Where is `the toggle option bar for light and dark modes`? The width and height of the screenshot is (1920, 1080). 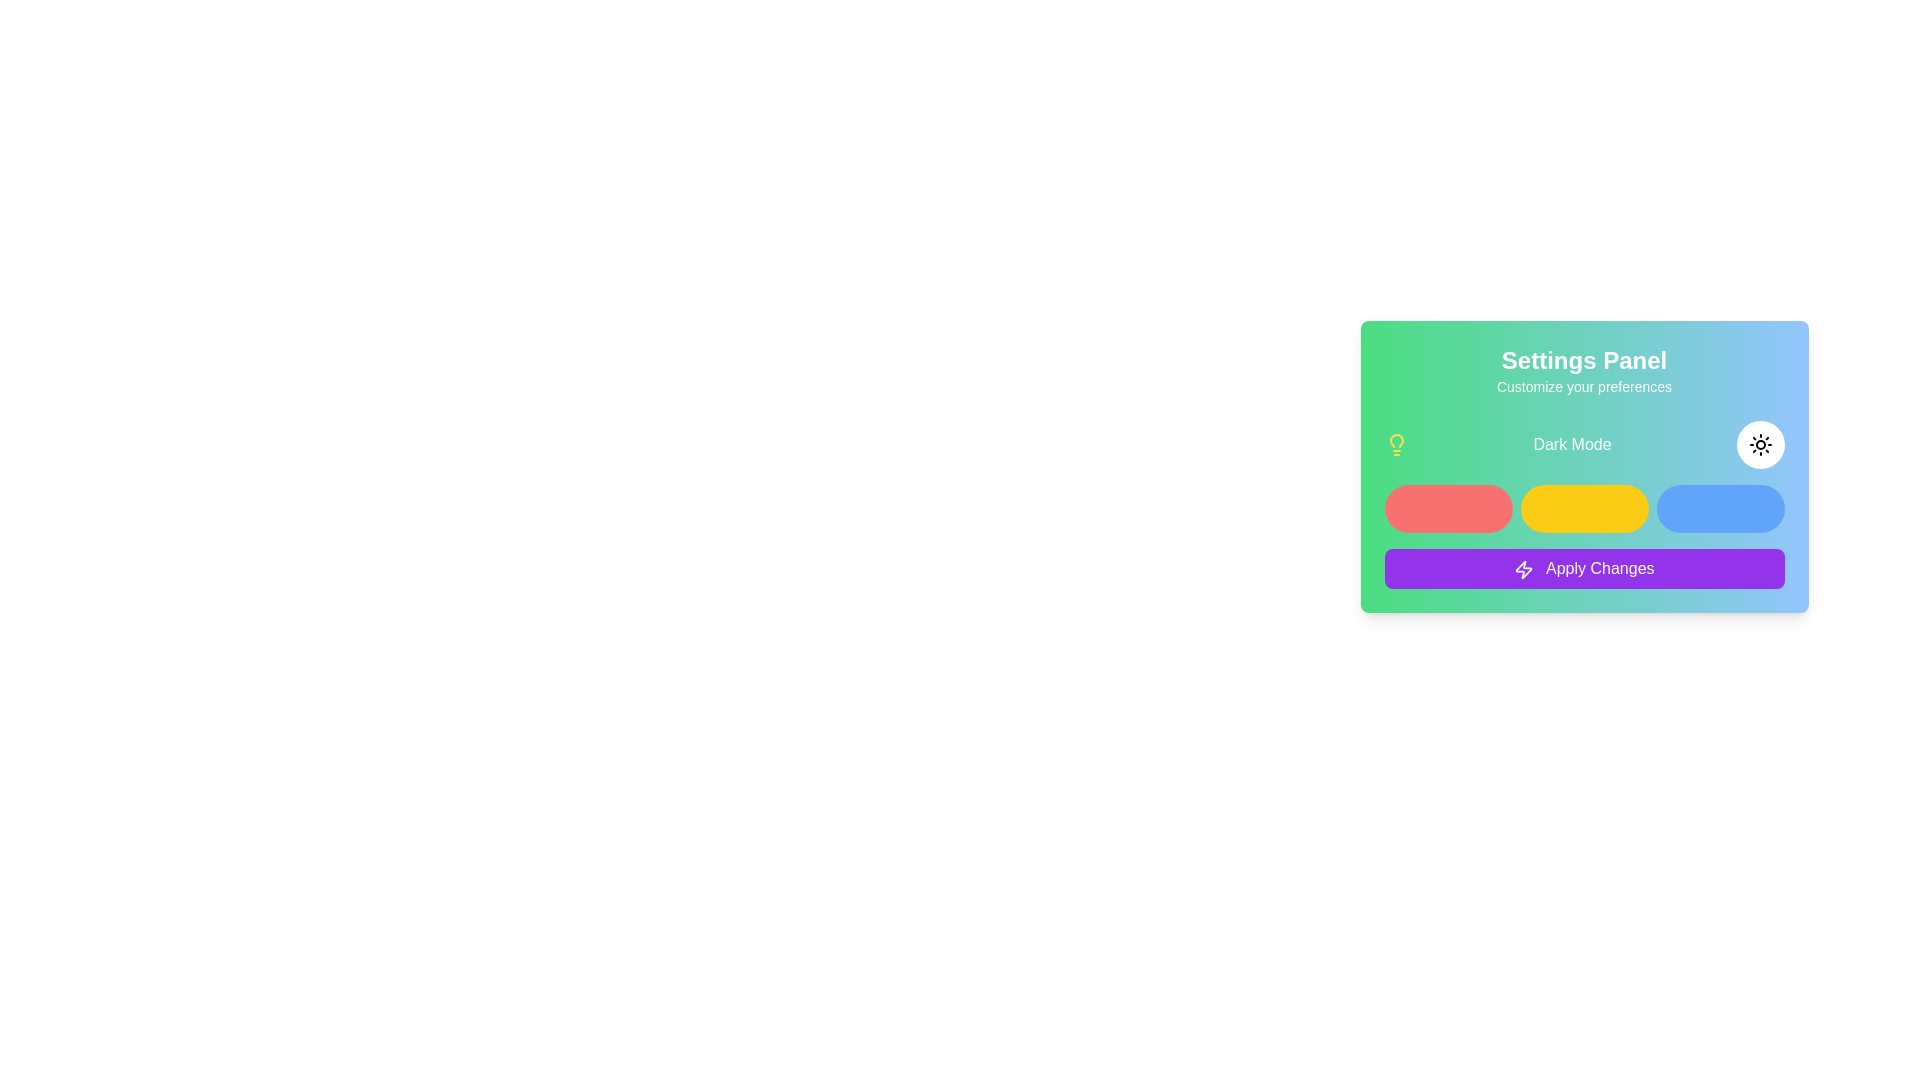
the toggle option bar for light and dark modes is located at coordinates (1583, 443).